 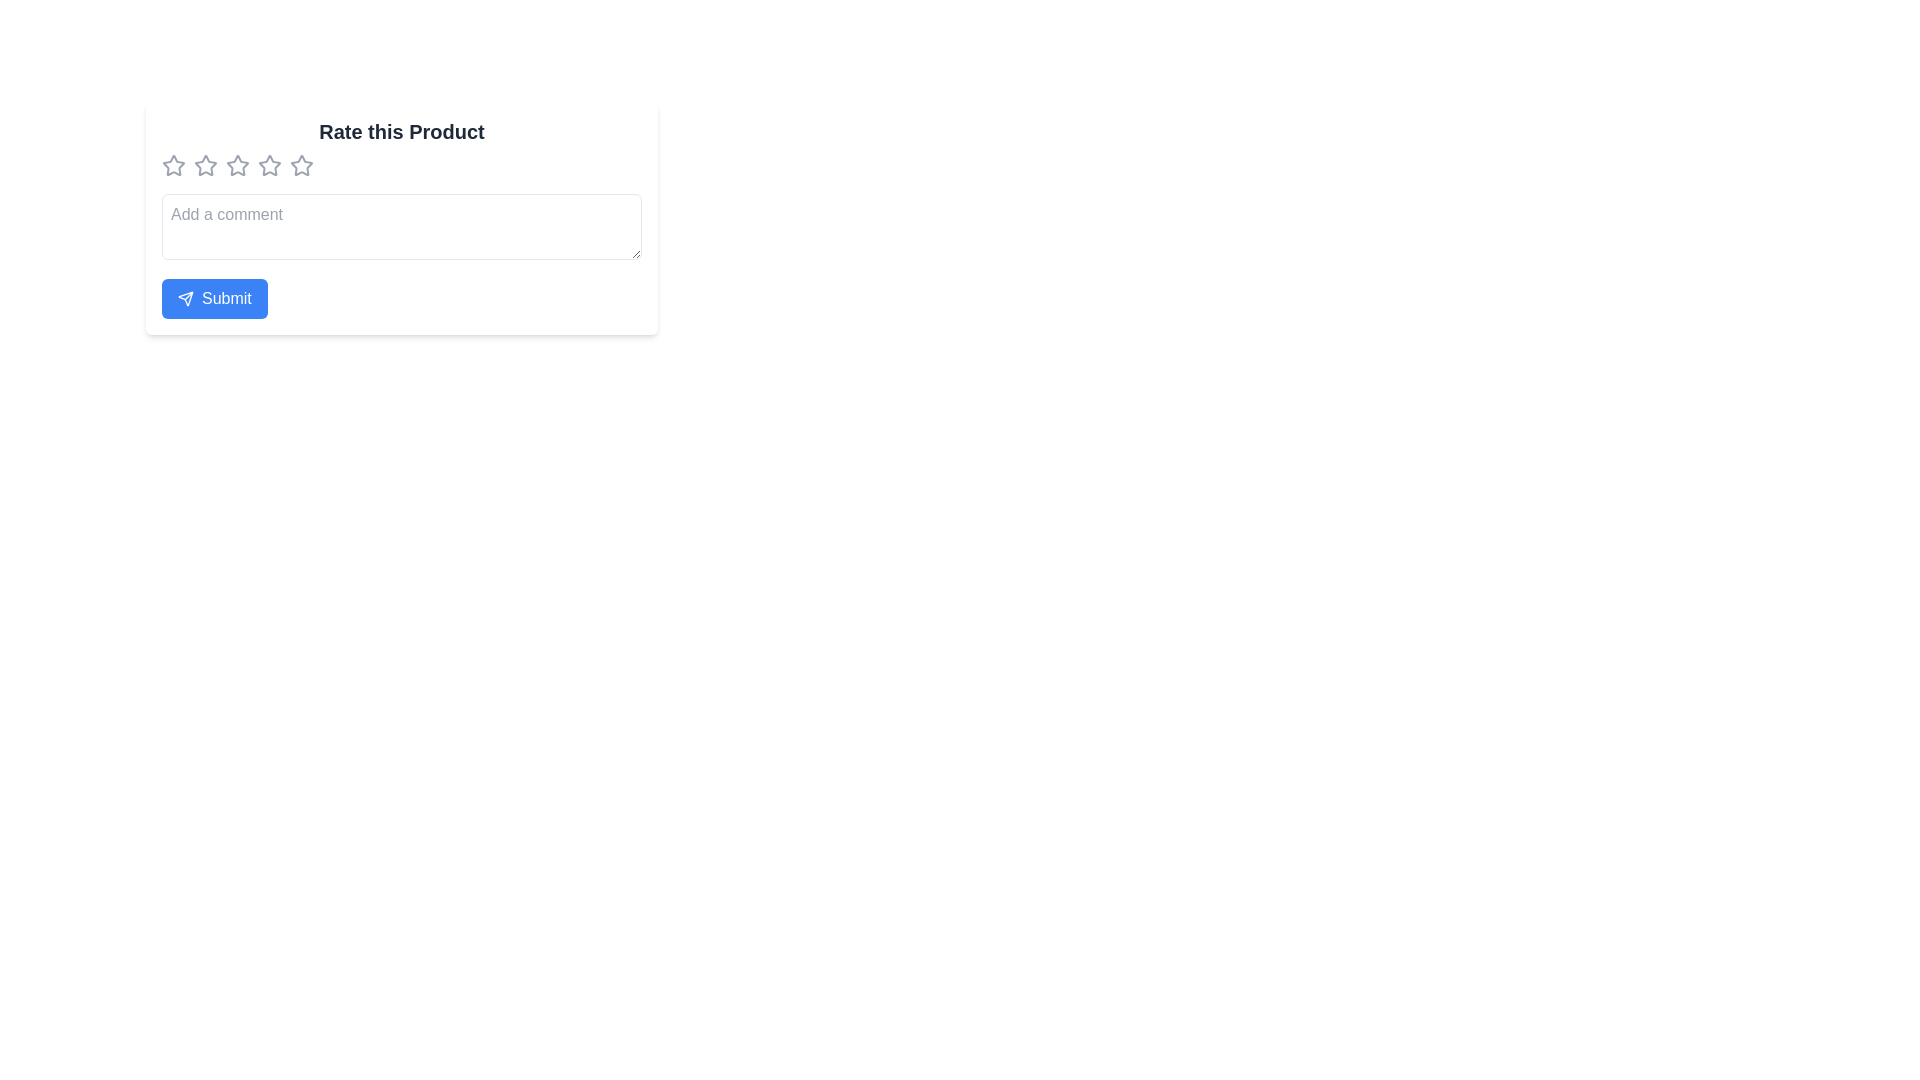 What do you see at coordinates (238, 164) in the screenshot?
I see `the second star icon in the five-star rating system` at bounding box center [238, 164].